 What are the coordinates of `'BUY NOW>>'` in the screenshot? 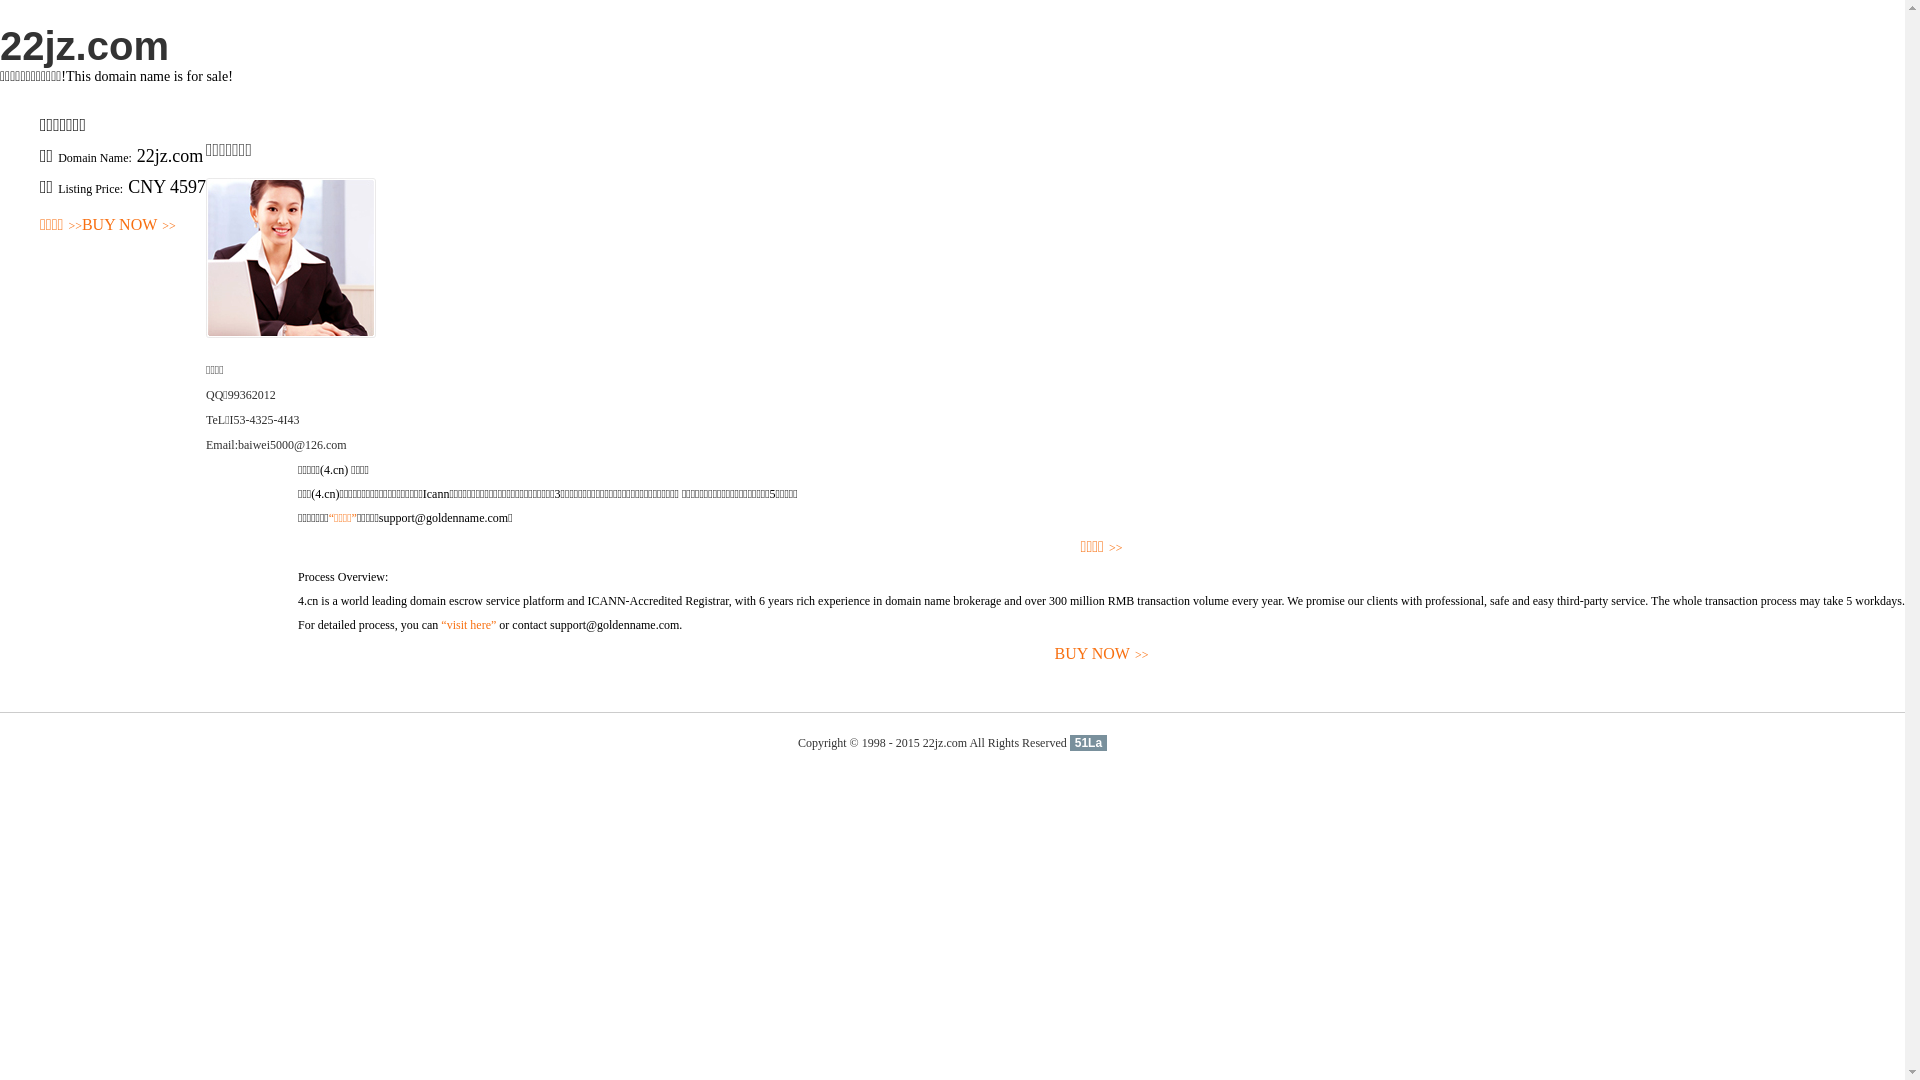 It's located at (128, 225).